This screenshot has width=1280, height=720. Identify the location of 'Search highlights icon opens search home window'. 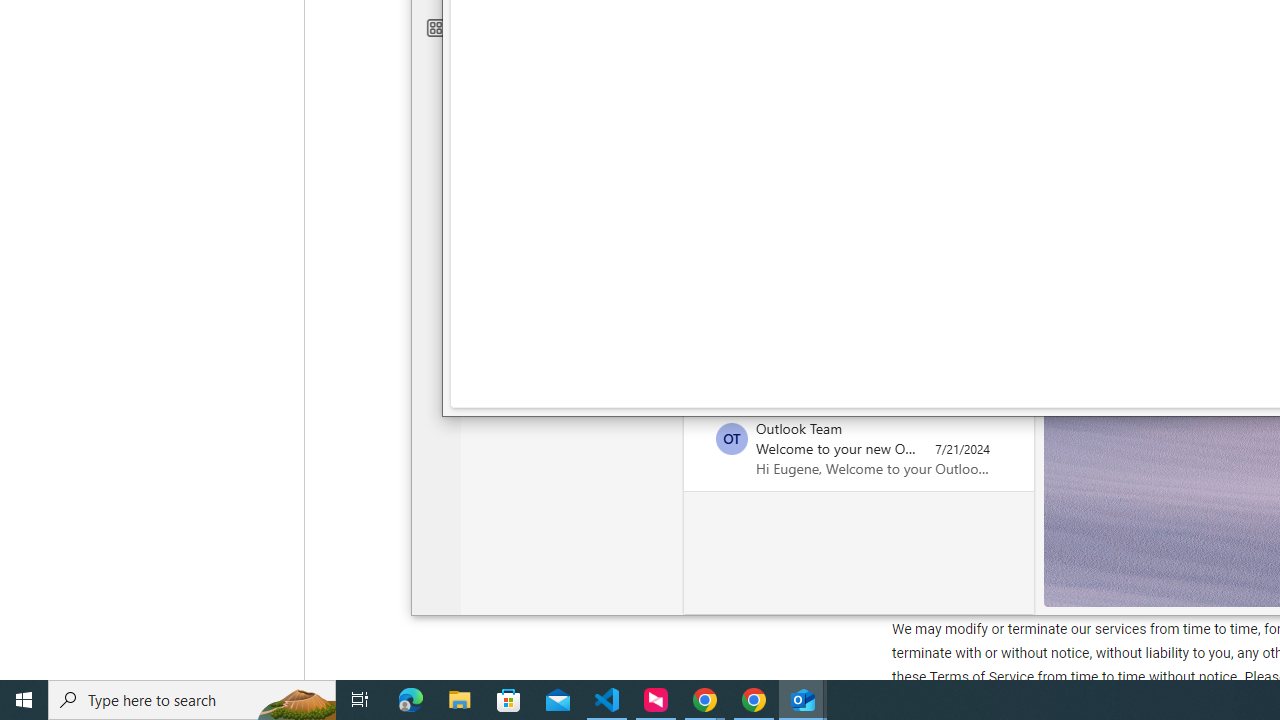
(294, 698).